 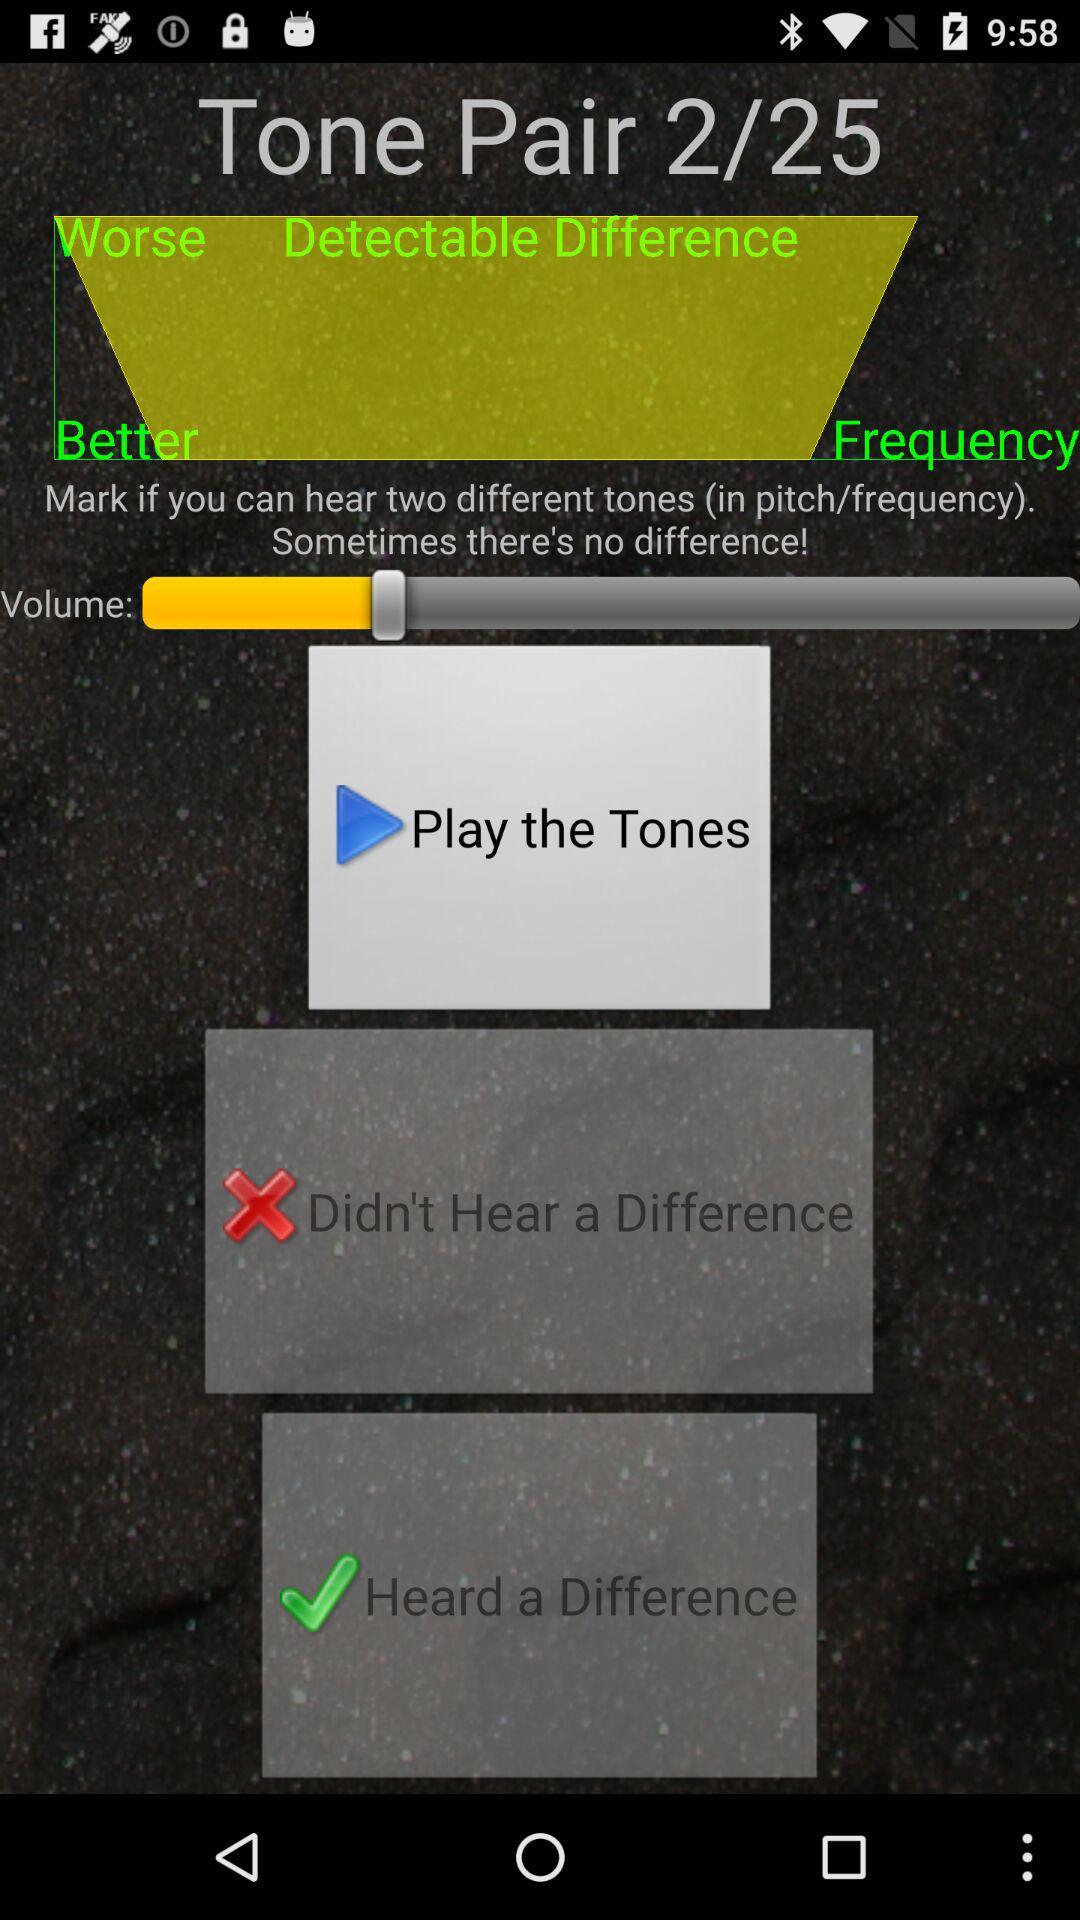 I want to click on the button above heard a difference, so click(x=538, y=1216).